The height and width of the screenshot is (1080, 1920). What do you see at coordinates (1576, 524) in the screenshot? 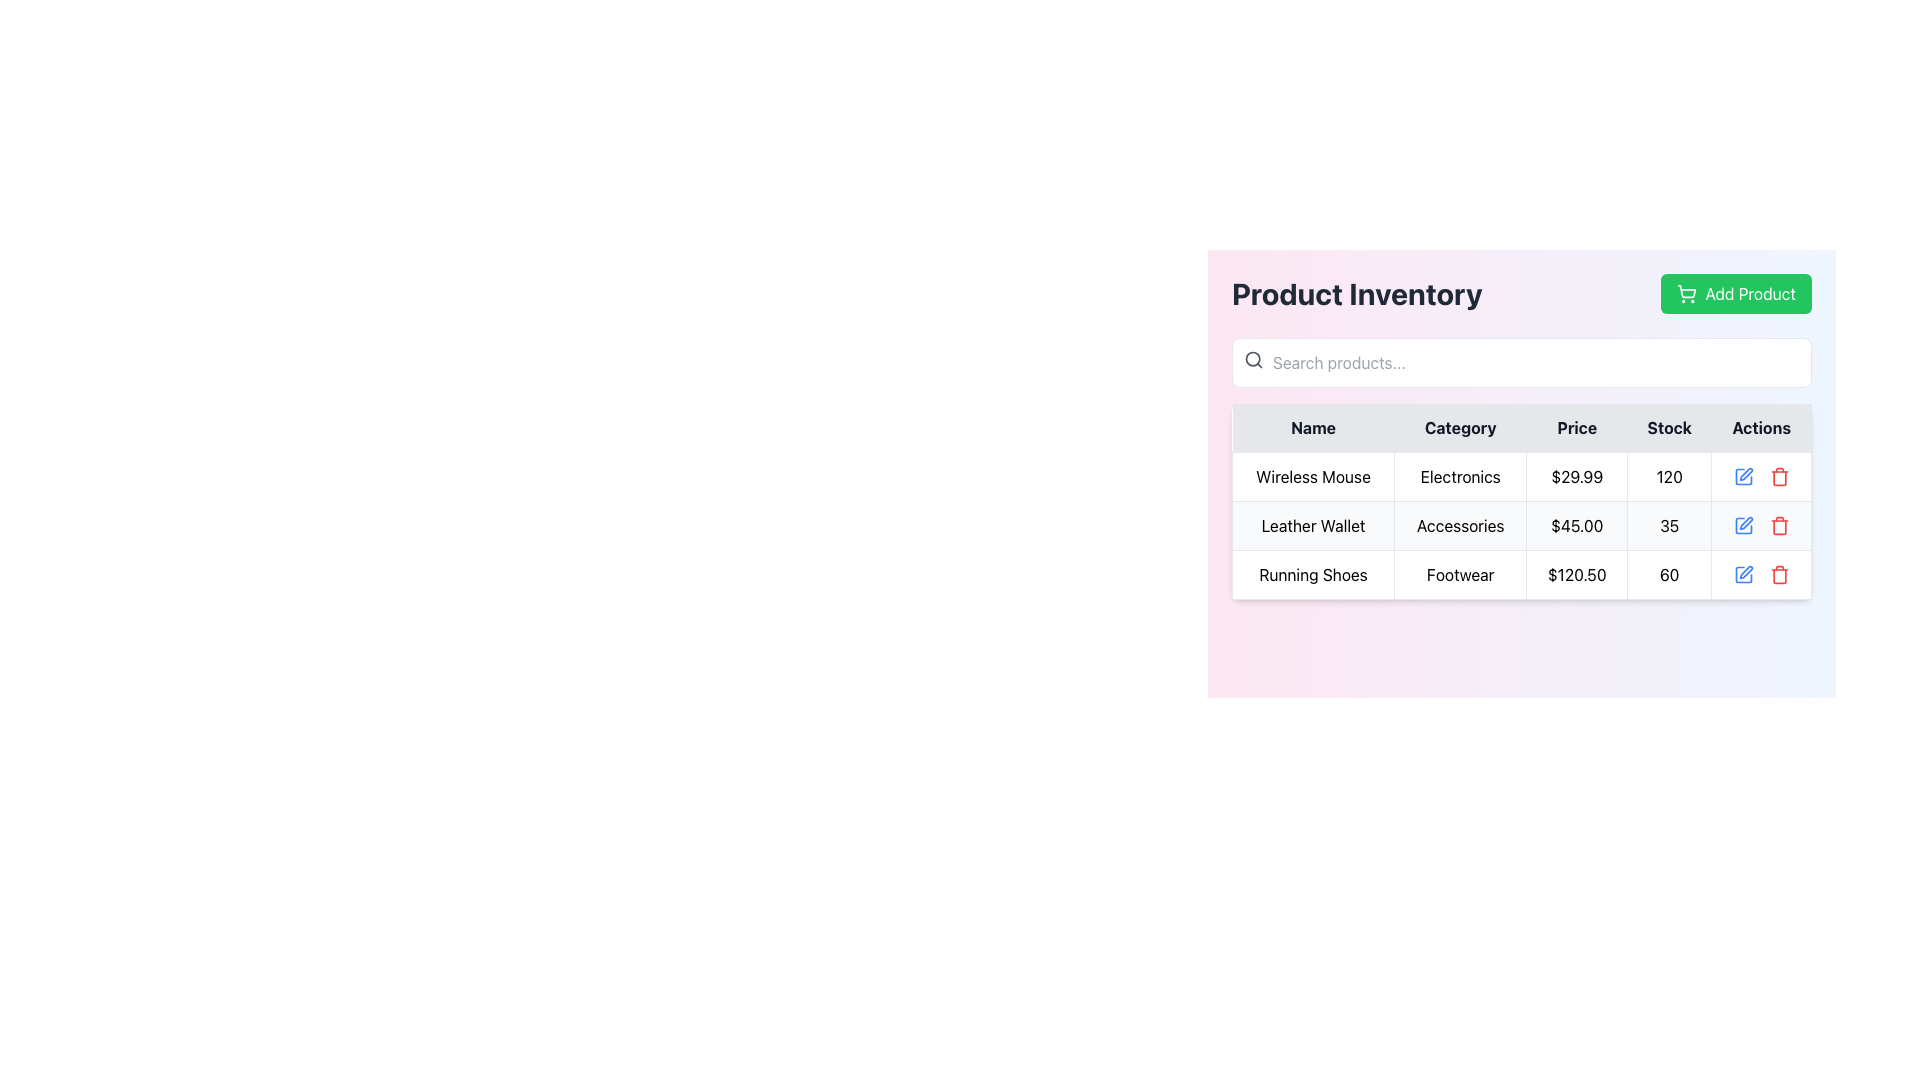
I see `the text label displaying the price '$45.00' located under the 'Price' column in the second row of the table, associated with the 'Leather Wallet' product` at bounding box center [1576, 524].